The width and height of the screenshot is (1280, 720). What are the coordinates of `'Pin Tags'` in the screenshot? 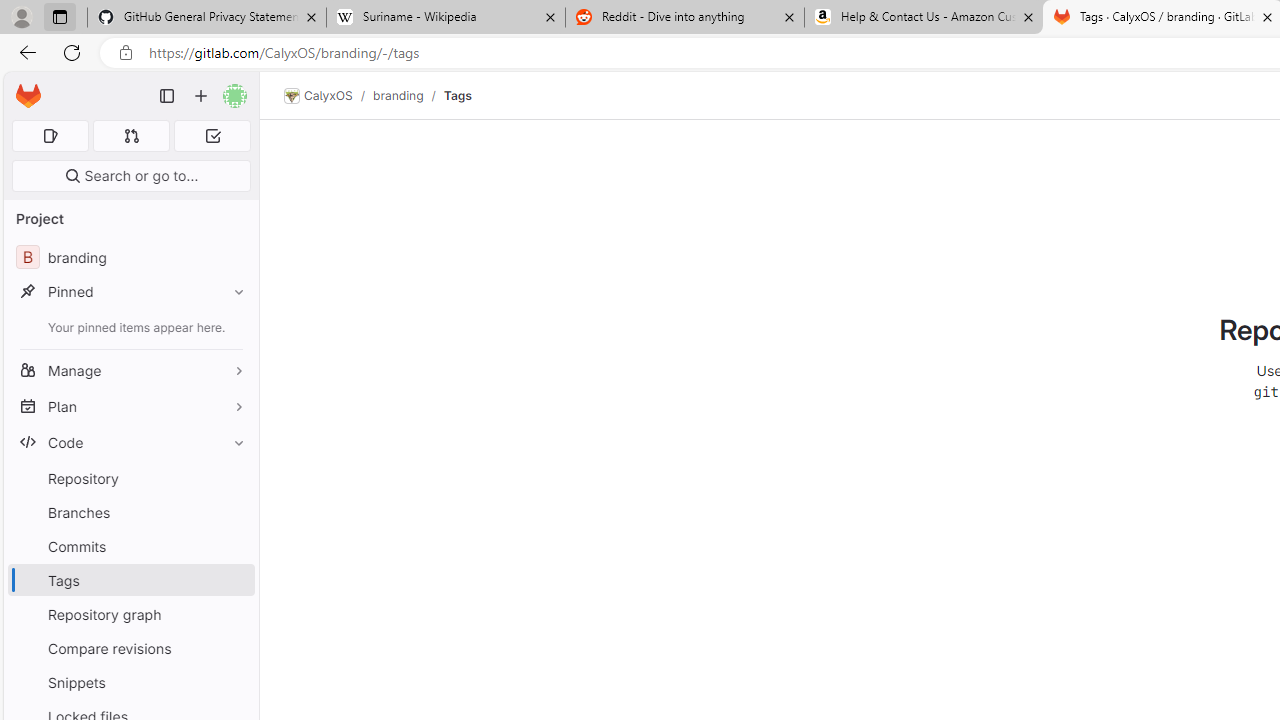 It's located at (234, 580).